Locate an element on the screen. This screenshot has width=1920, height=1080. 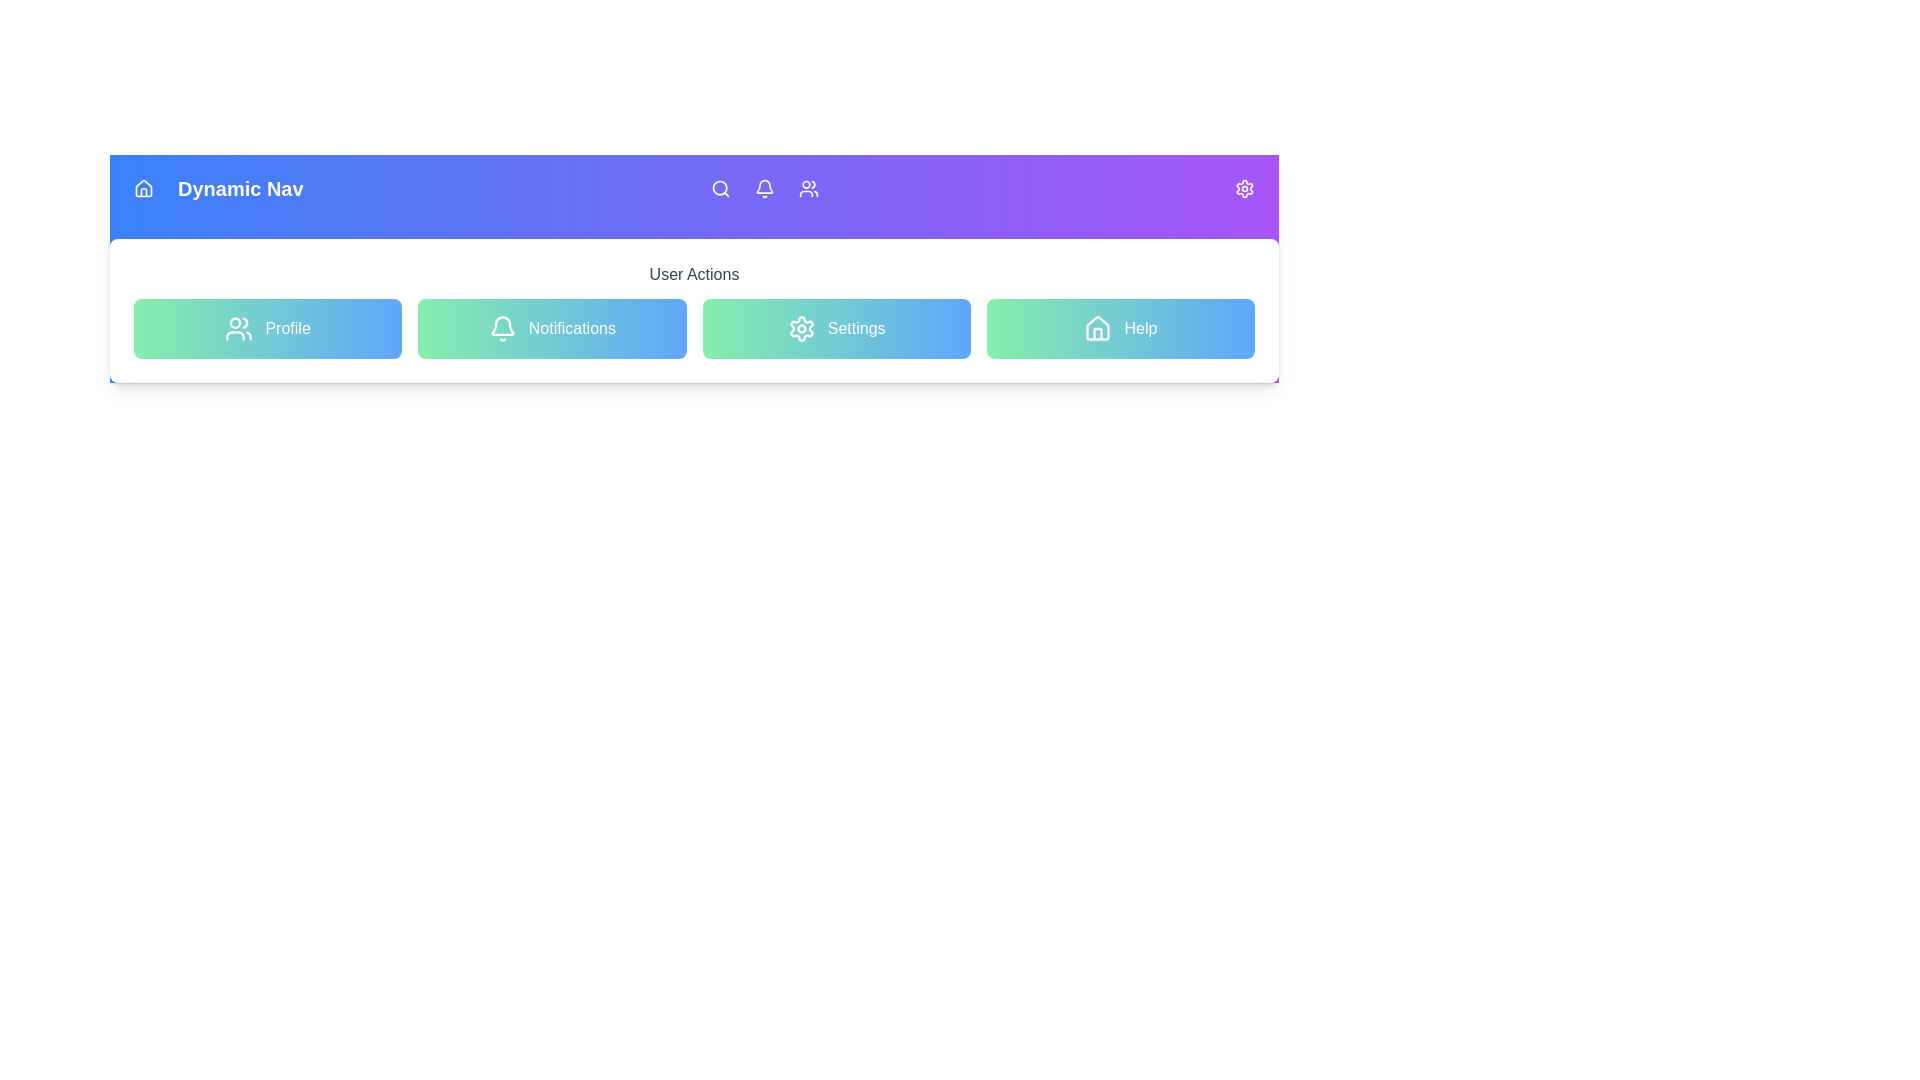
the Settings button in the AdvancedNavBar component is located at coordinates (835, 327).